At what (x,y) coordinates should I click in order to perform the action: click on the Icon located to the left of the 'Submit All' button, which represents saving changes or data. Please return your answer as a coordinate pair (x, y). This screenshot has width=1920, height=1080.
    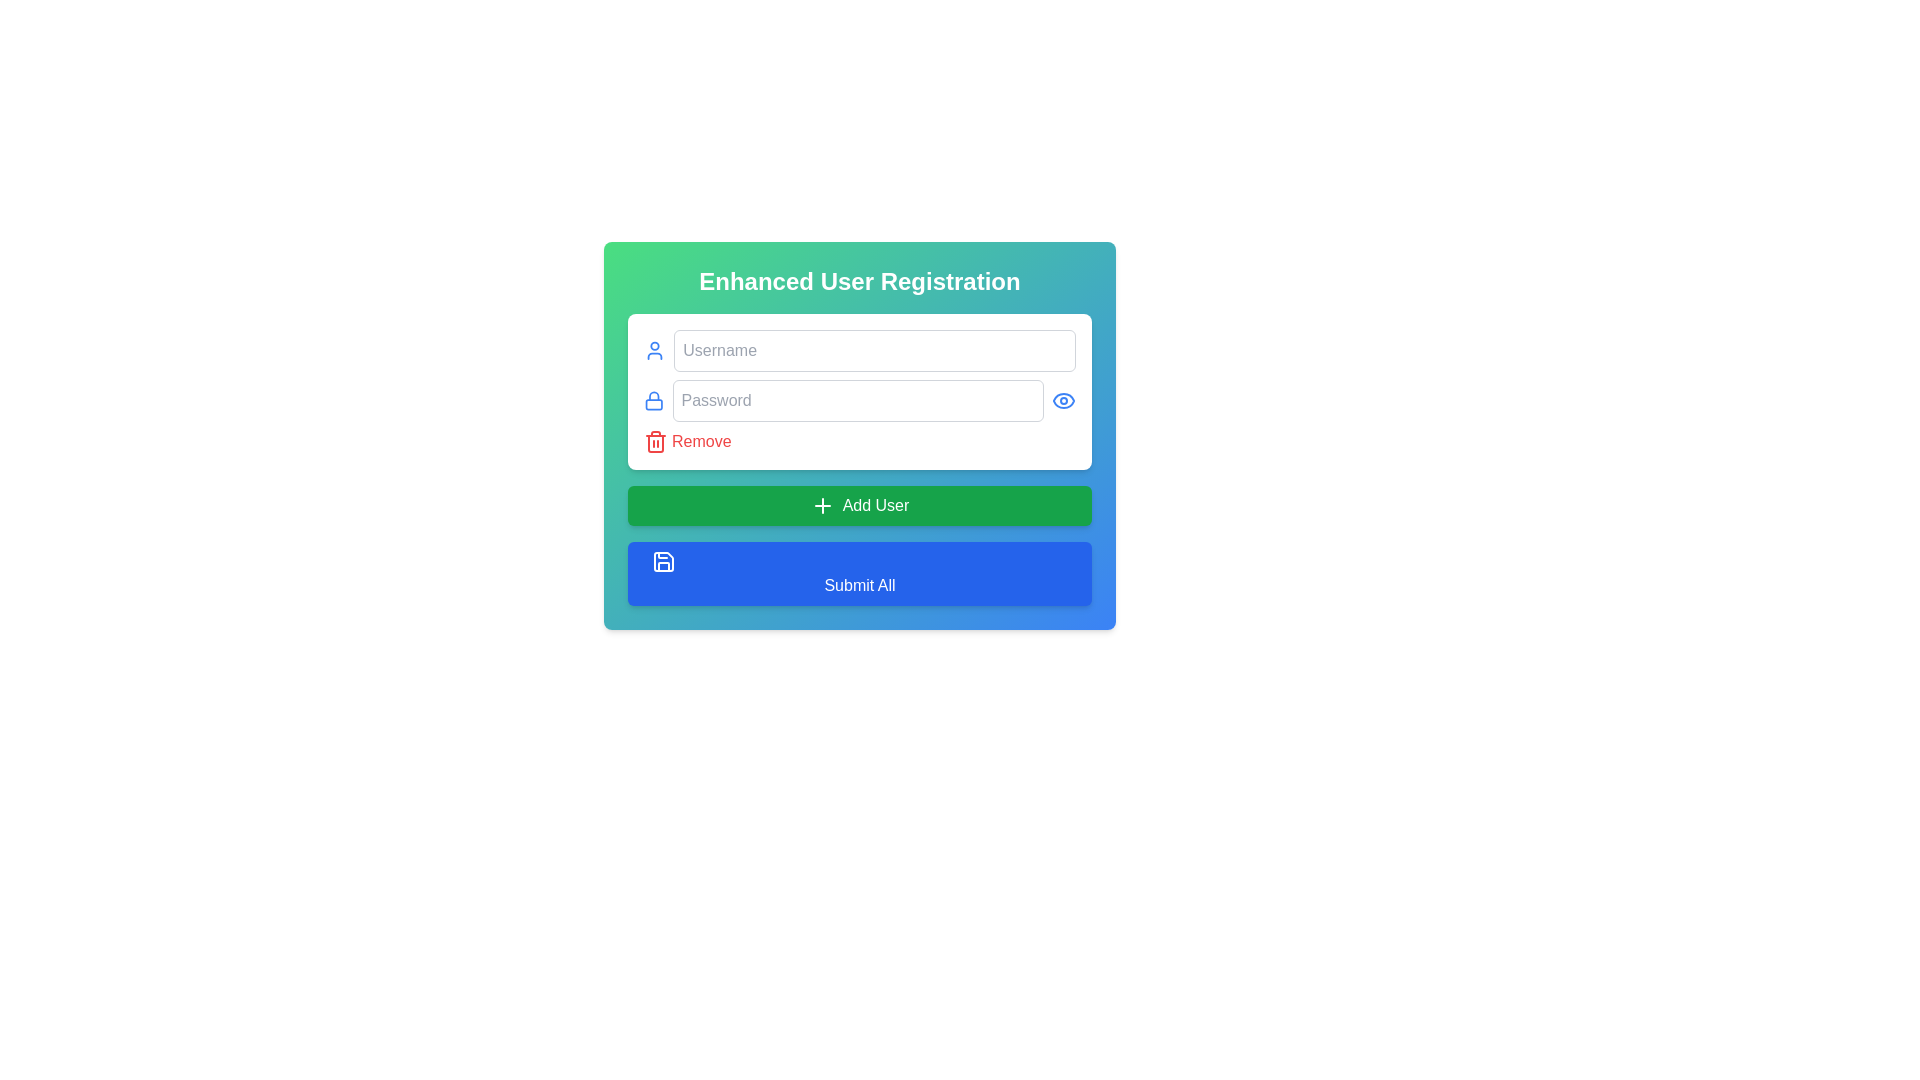
    Looking at the image, I should click on (663, 562).